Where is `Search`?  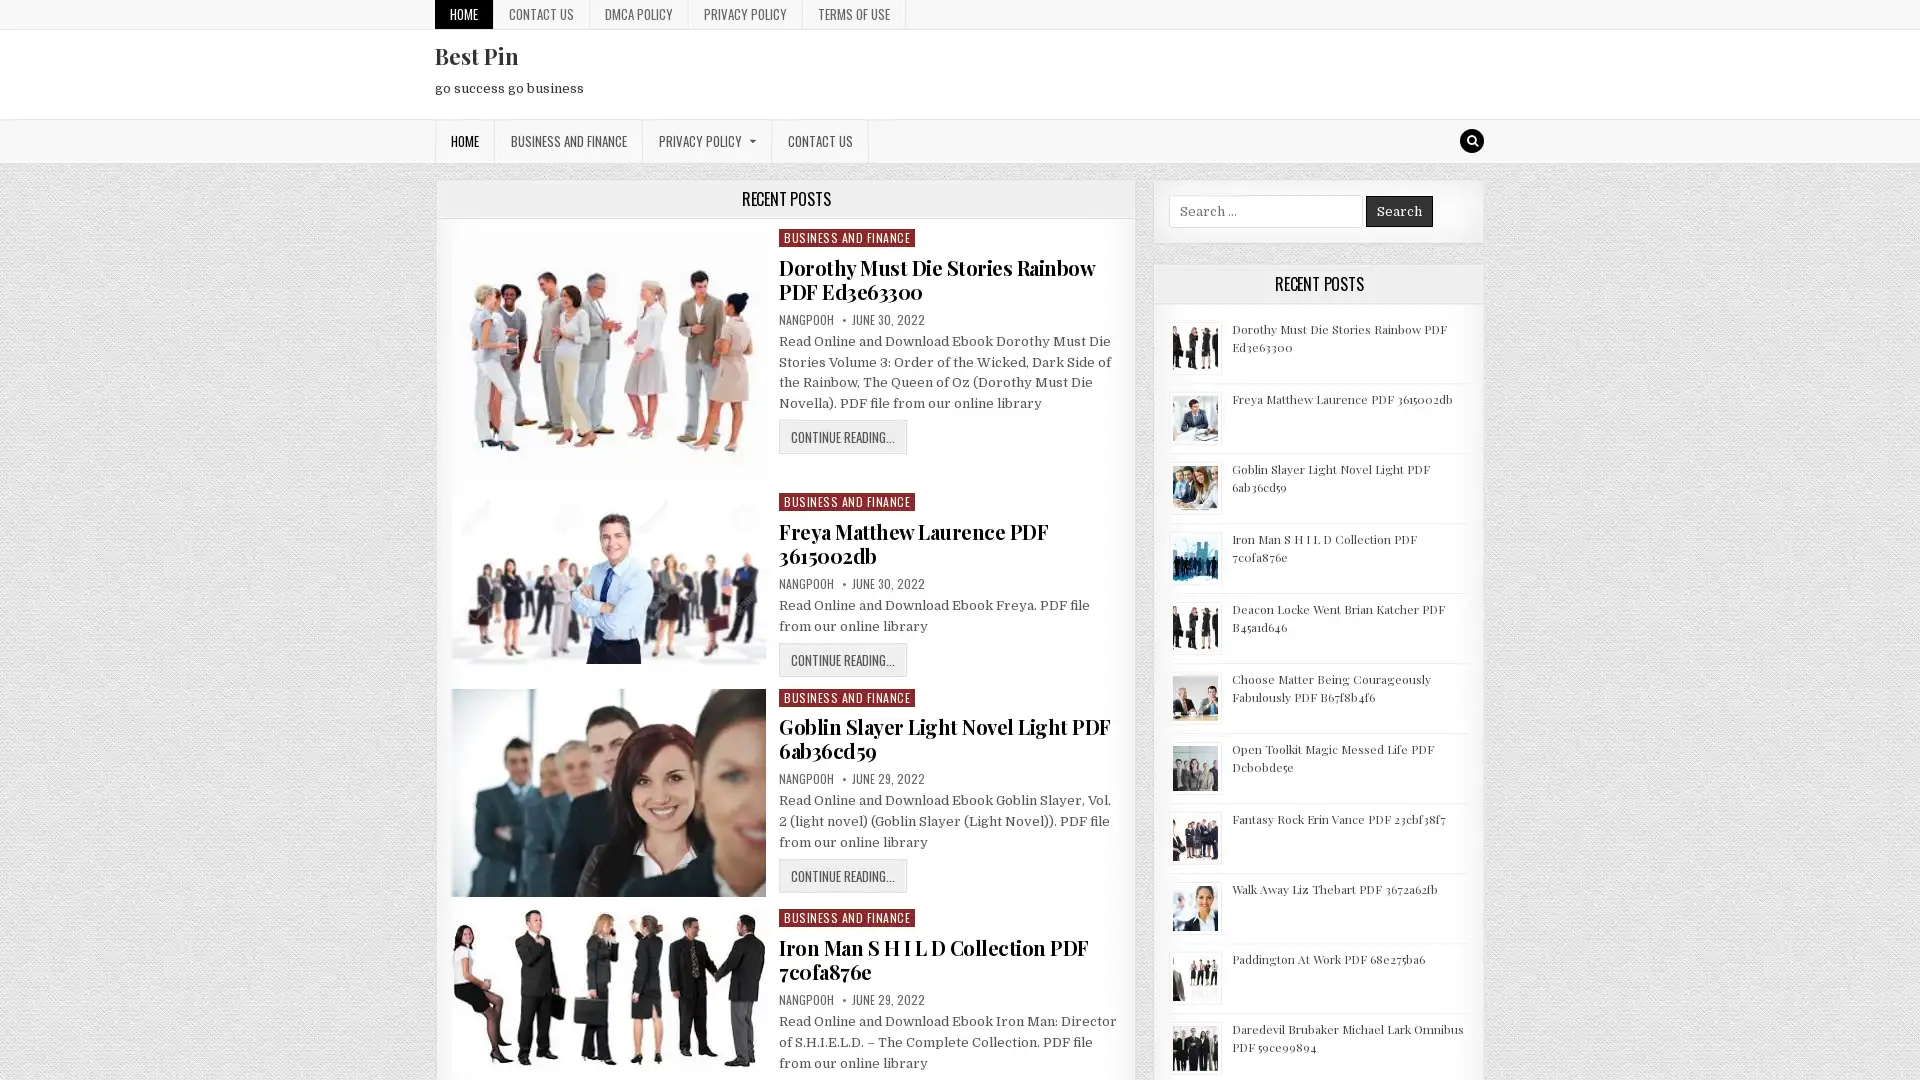 Search is located at coordinates (1398, 211).